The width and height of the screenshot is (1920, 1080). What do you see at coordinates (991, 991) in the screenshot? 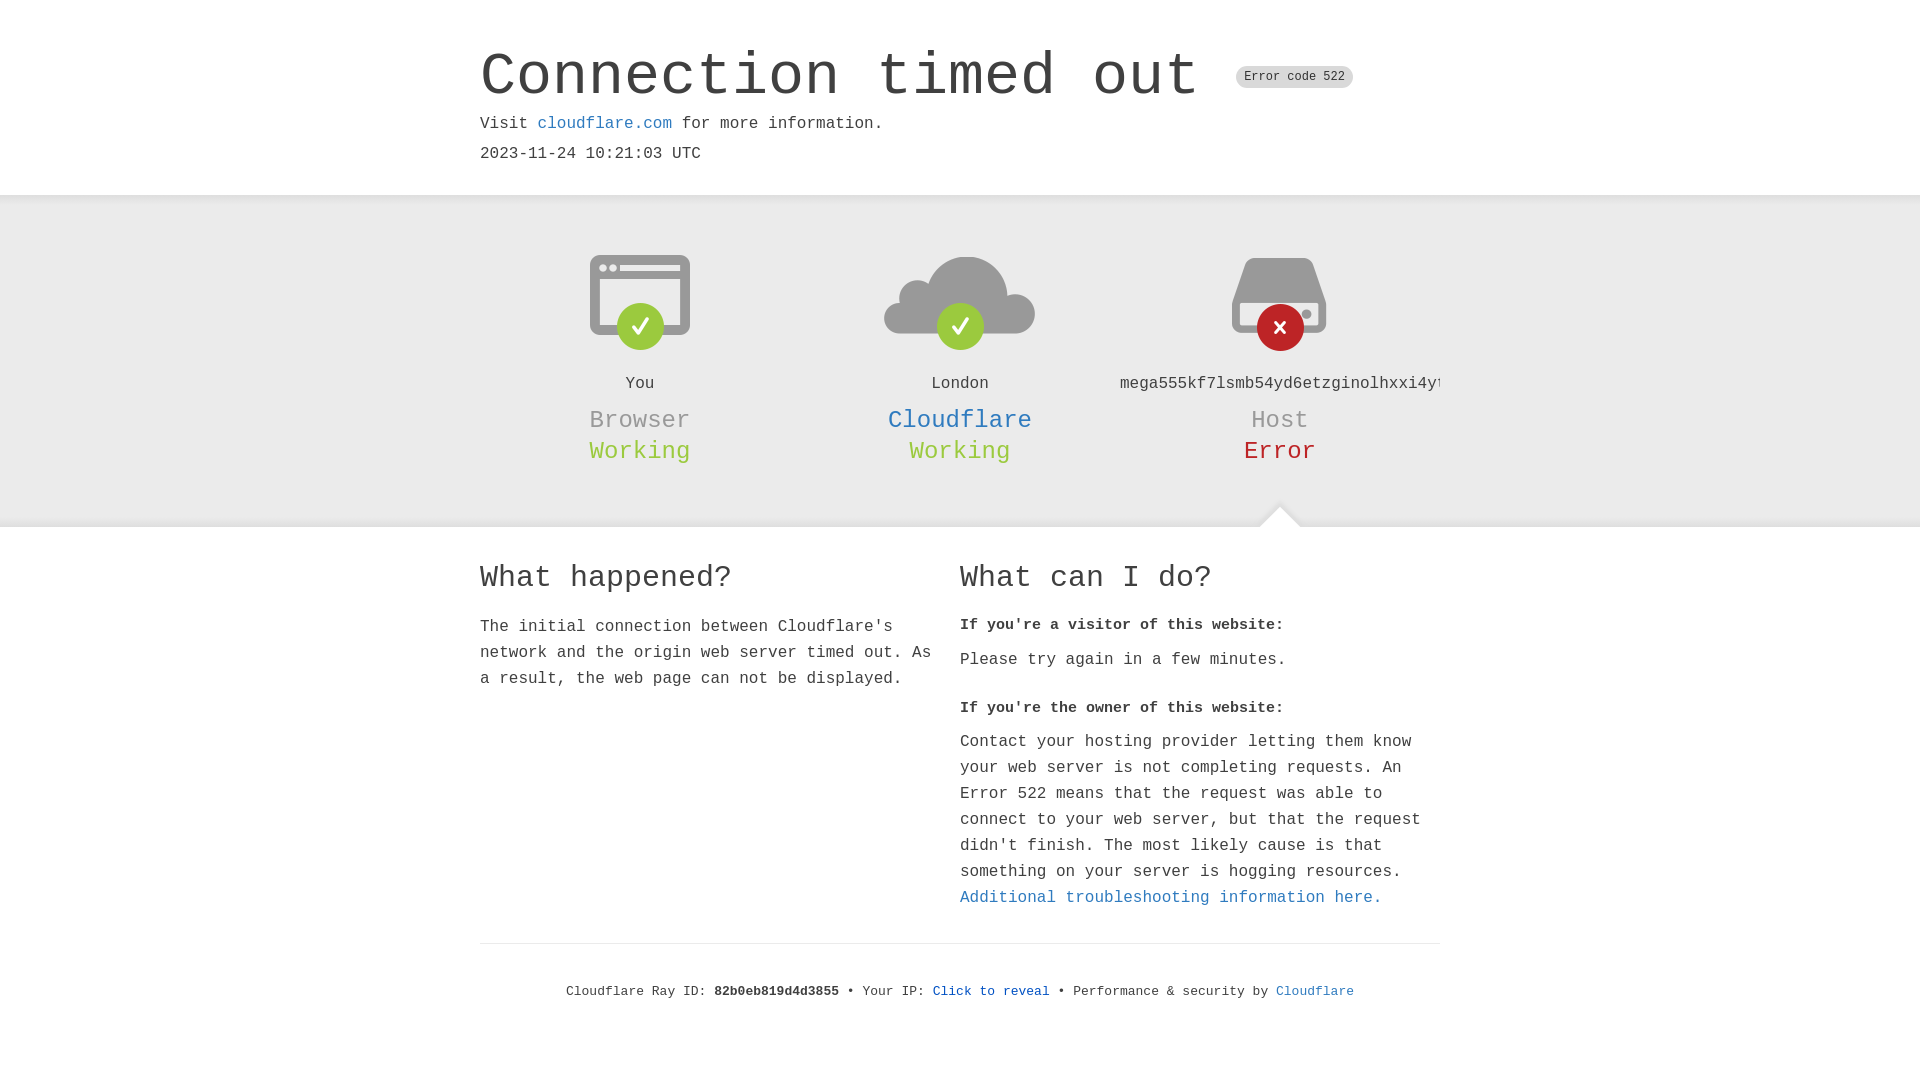
I see `'Click to reveal'` at bounding box center [991, 991].